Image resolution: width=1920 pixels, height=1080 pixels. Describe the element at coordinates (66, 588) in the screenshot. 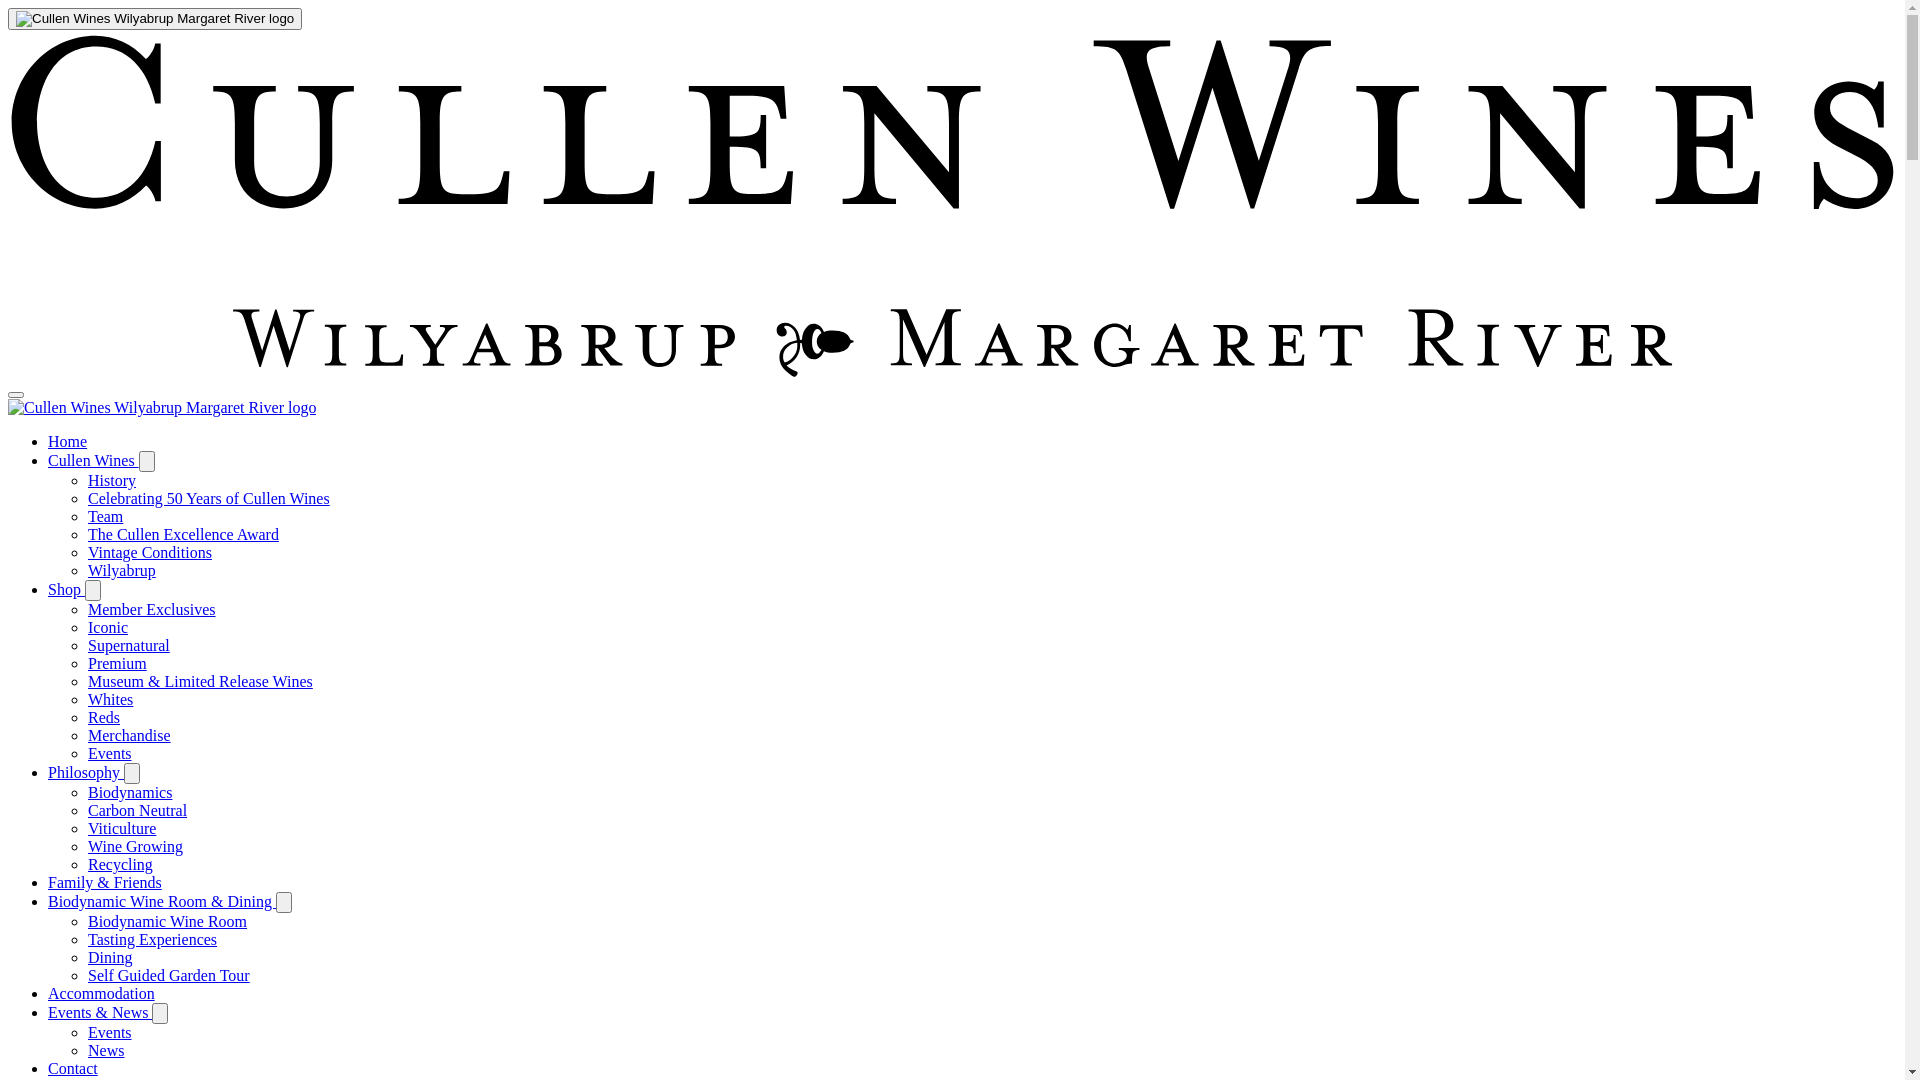

I see `'Shop'` at that location.